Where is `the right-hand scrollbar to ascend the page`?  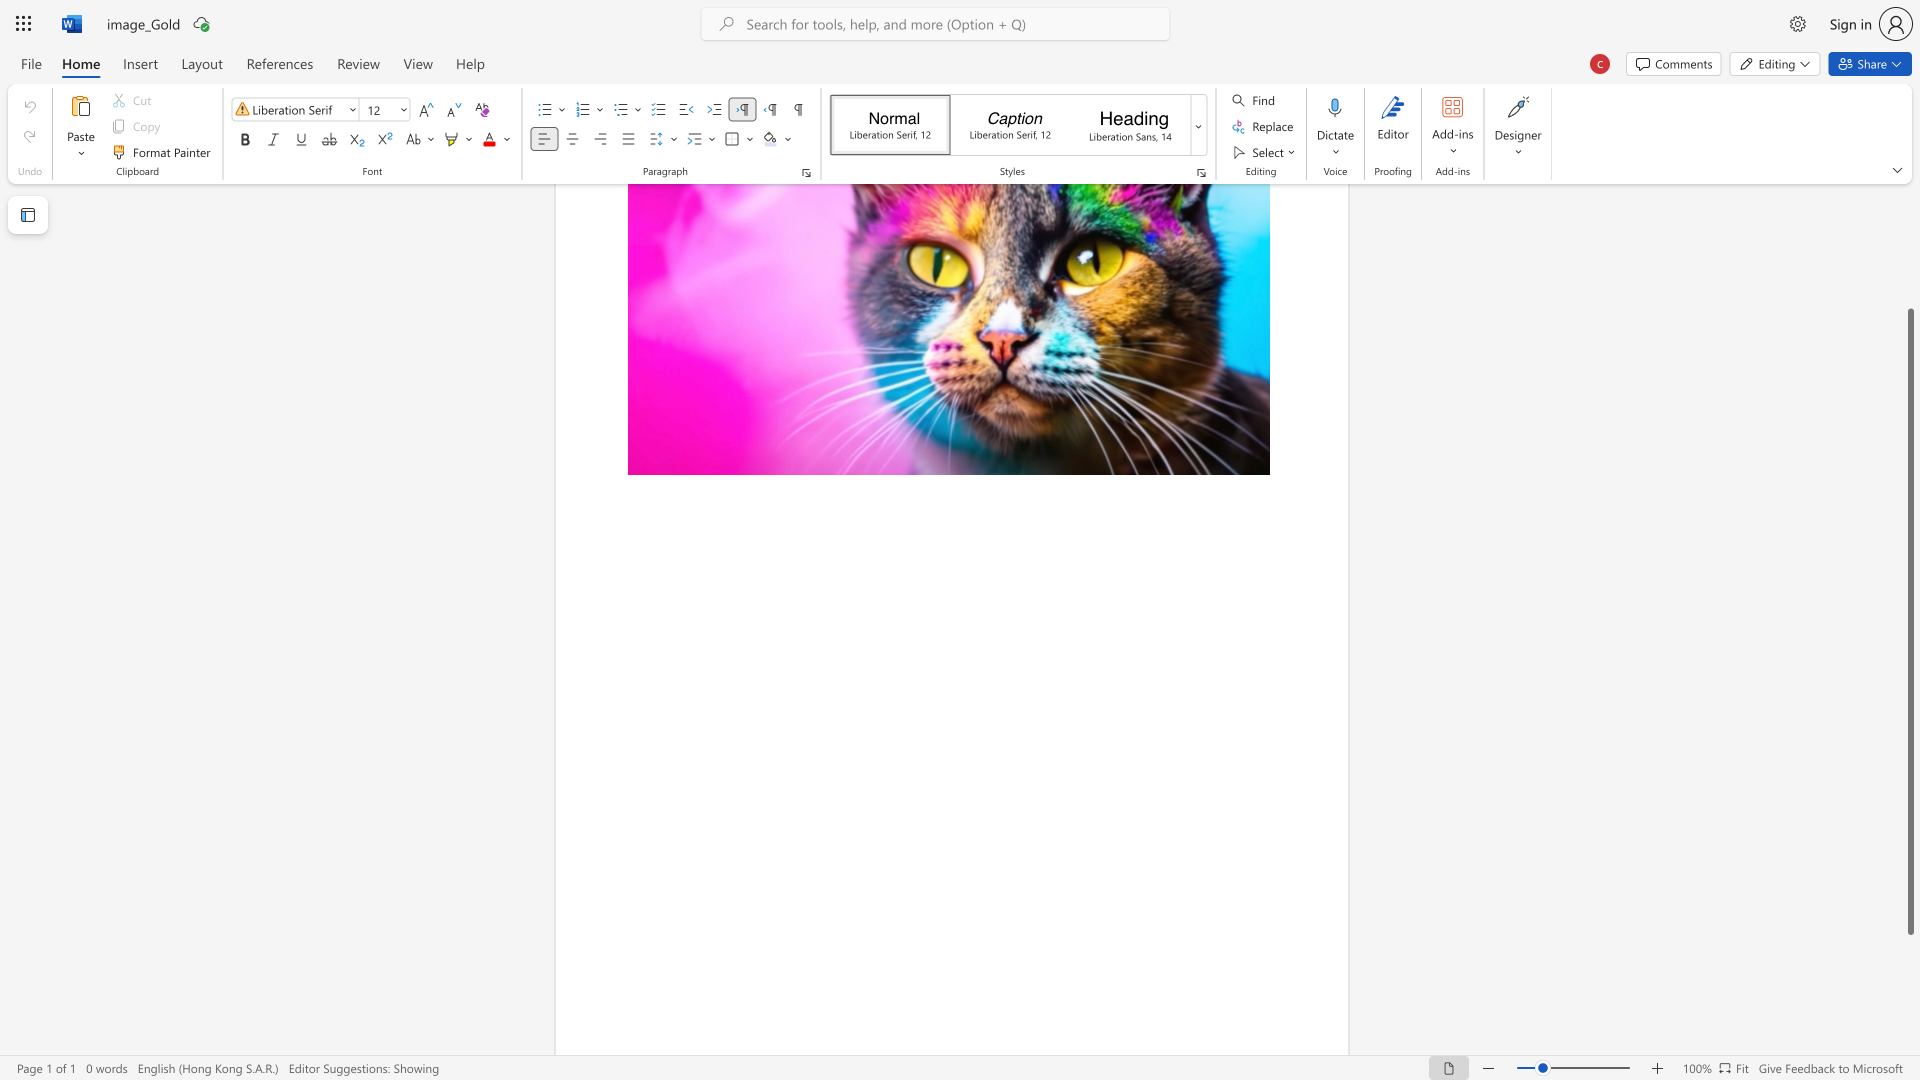 the right-hand scrollbar to ascend the page is located at coordinates (1909, 258).